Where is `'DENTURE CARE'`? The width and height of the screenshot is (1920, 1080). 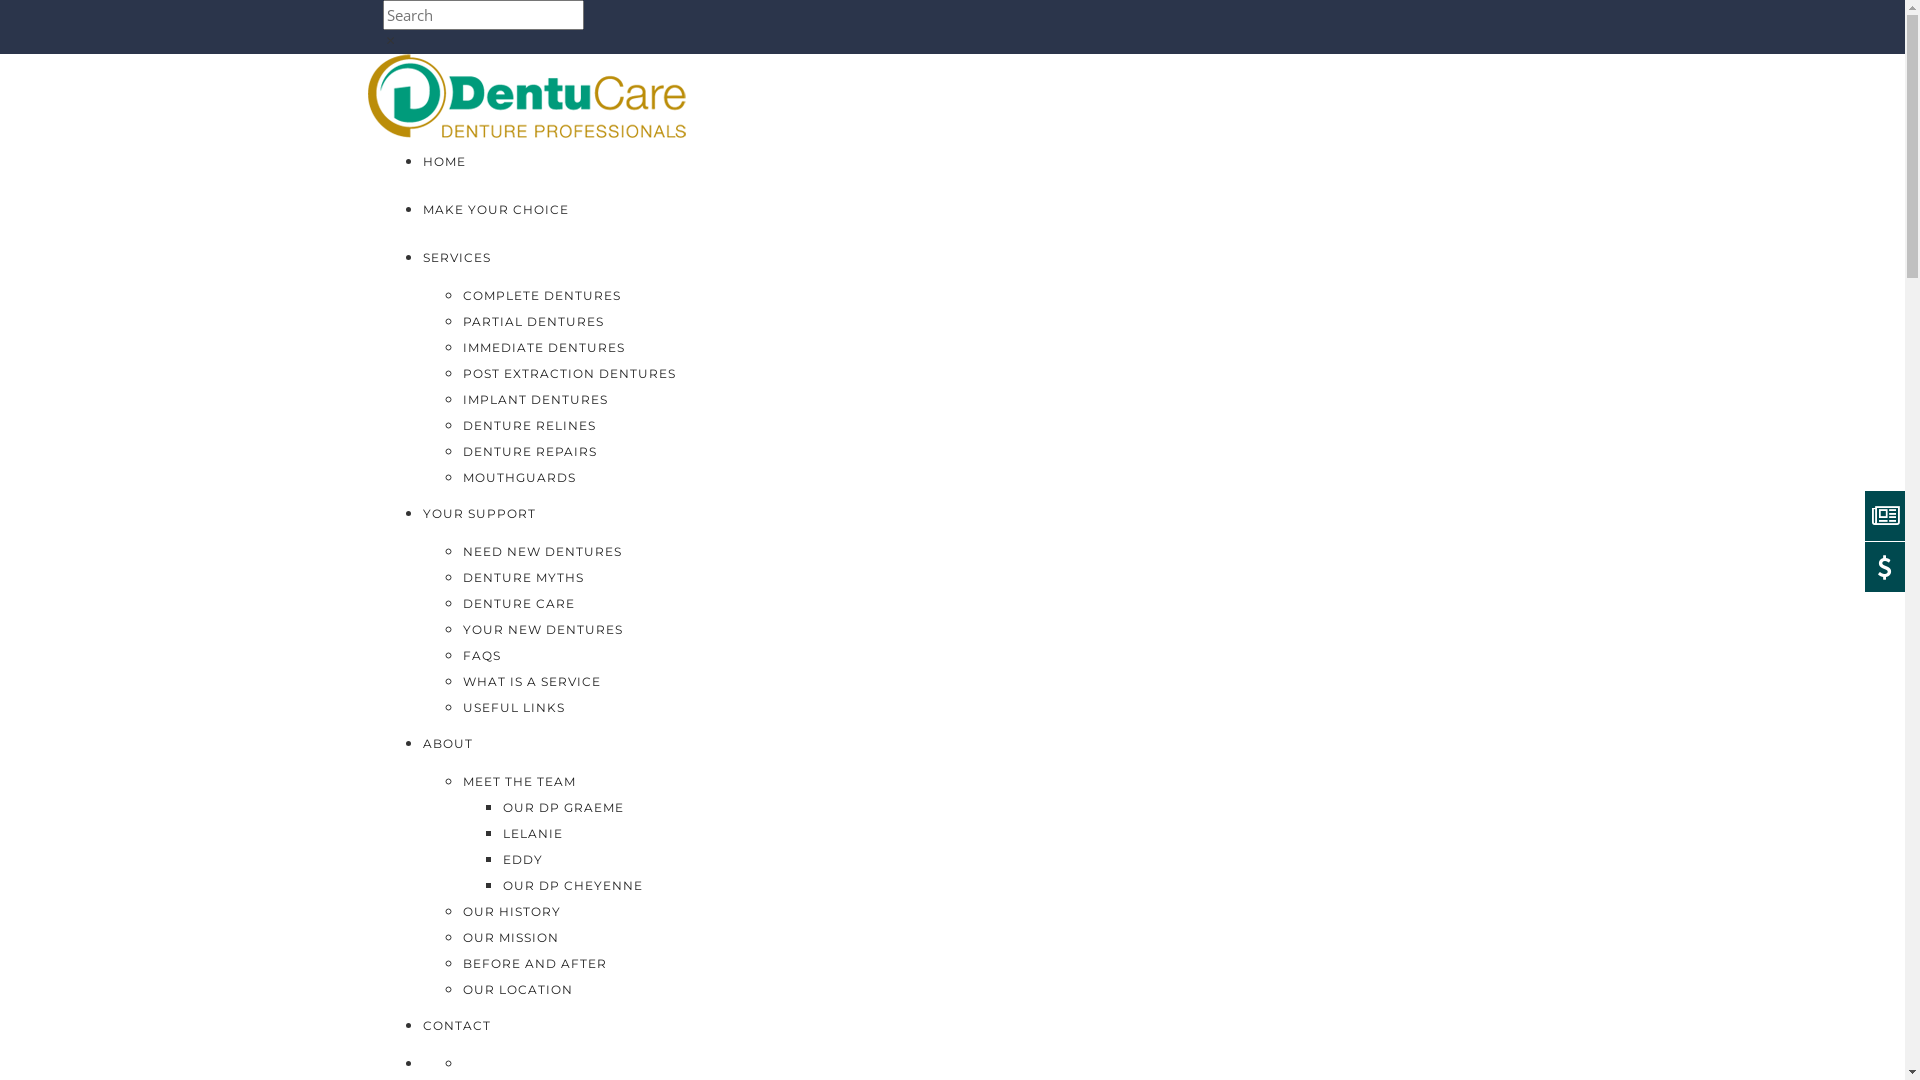
'DENTURE CARE' is located at coordinates (460, 602).